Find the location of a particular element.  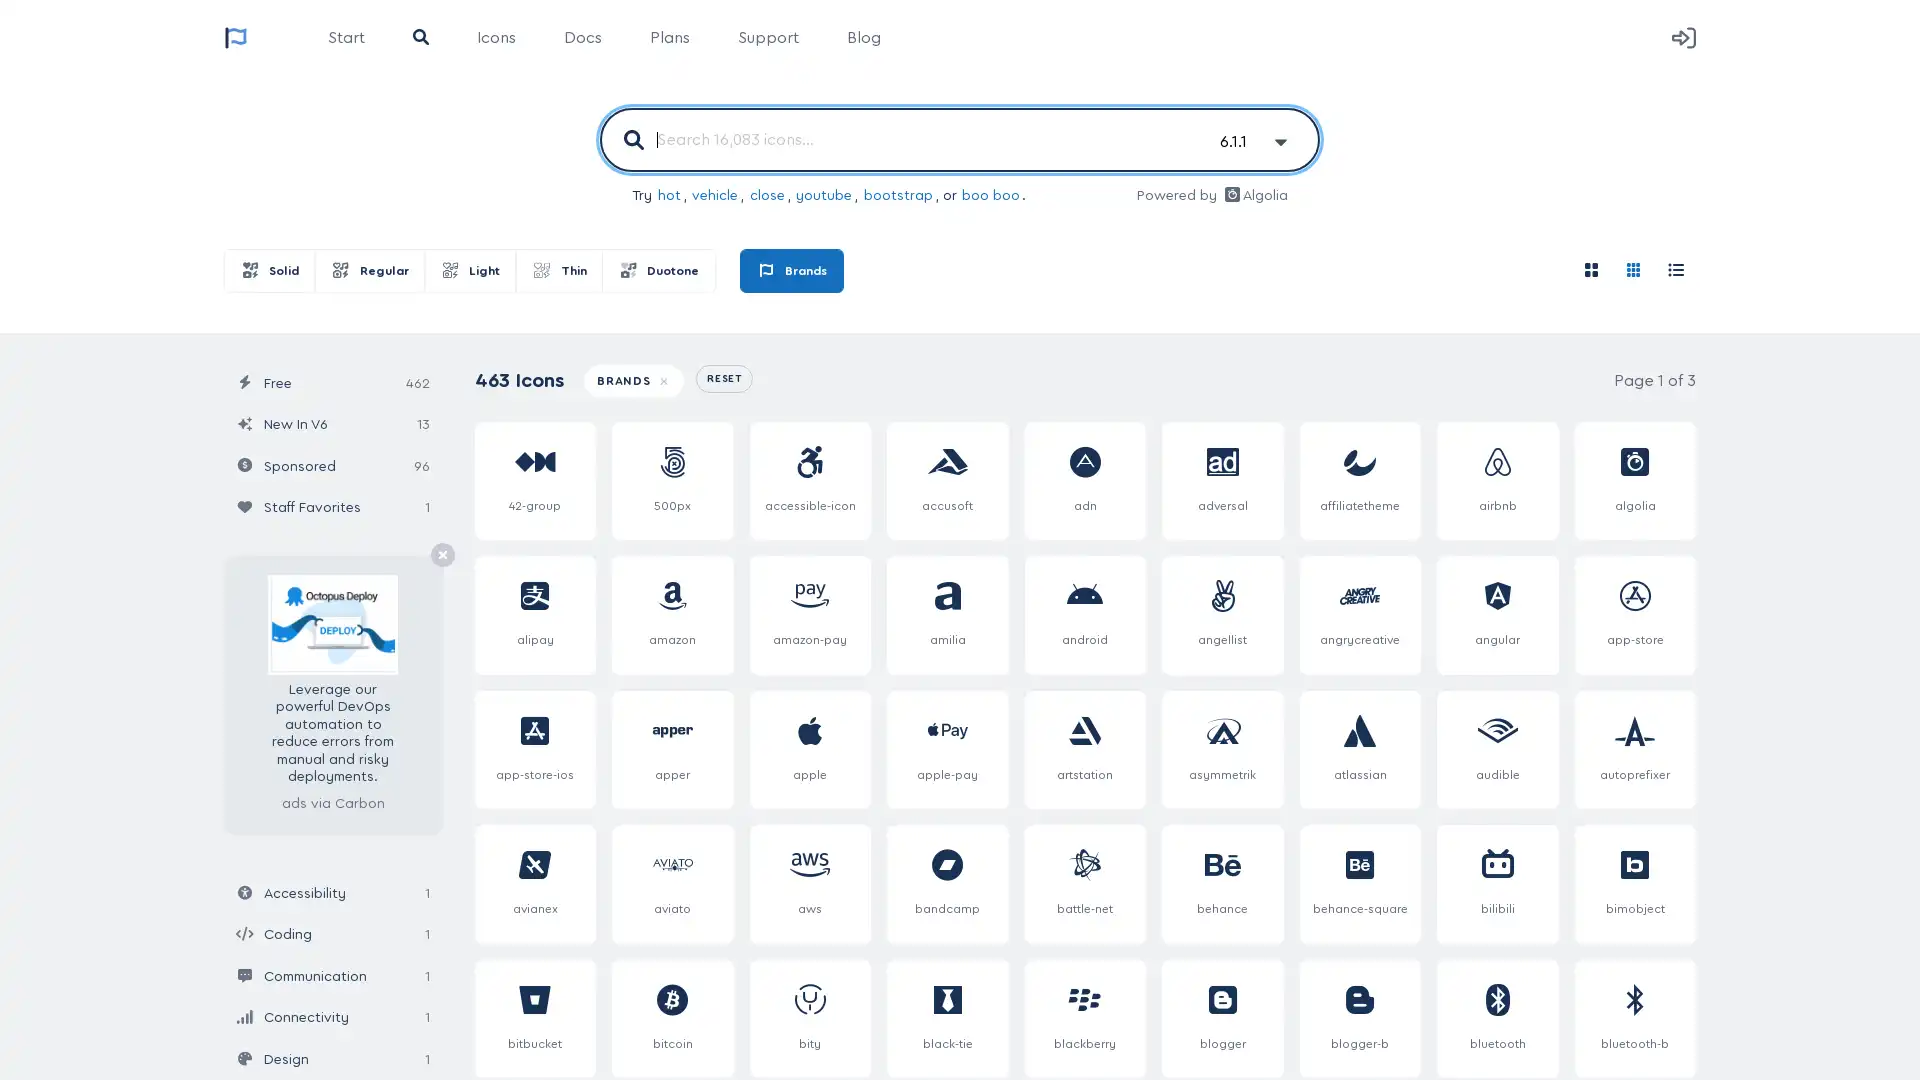

algolia is located at coordinates (1634, 494).